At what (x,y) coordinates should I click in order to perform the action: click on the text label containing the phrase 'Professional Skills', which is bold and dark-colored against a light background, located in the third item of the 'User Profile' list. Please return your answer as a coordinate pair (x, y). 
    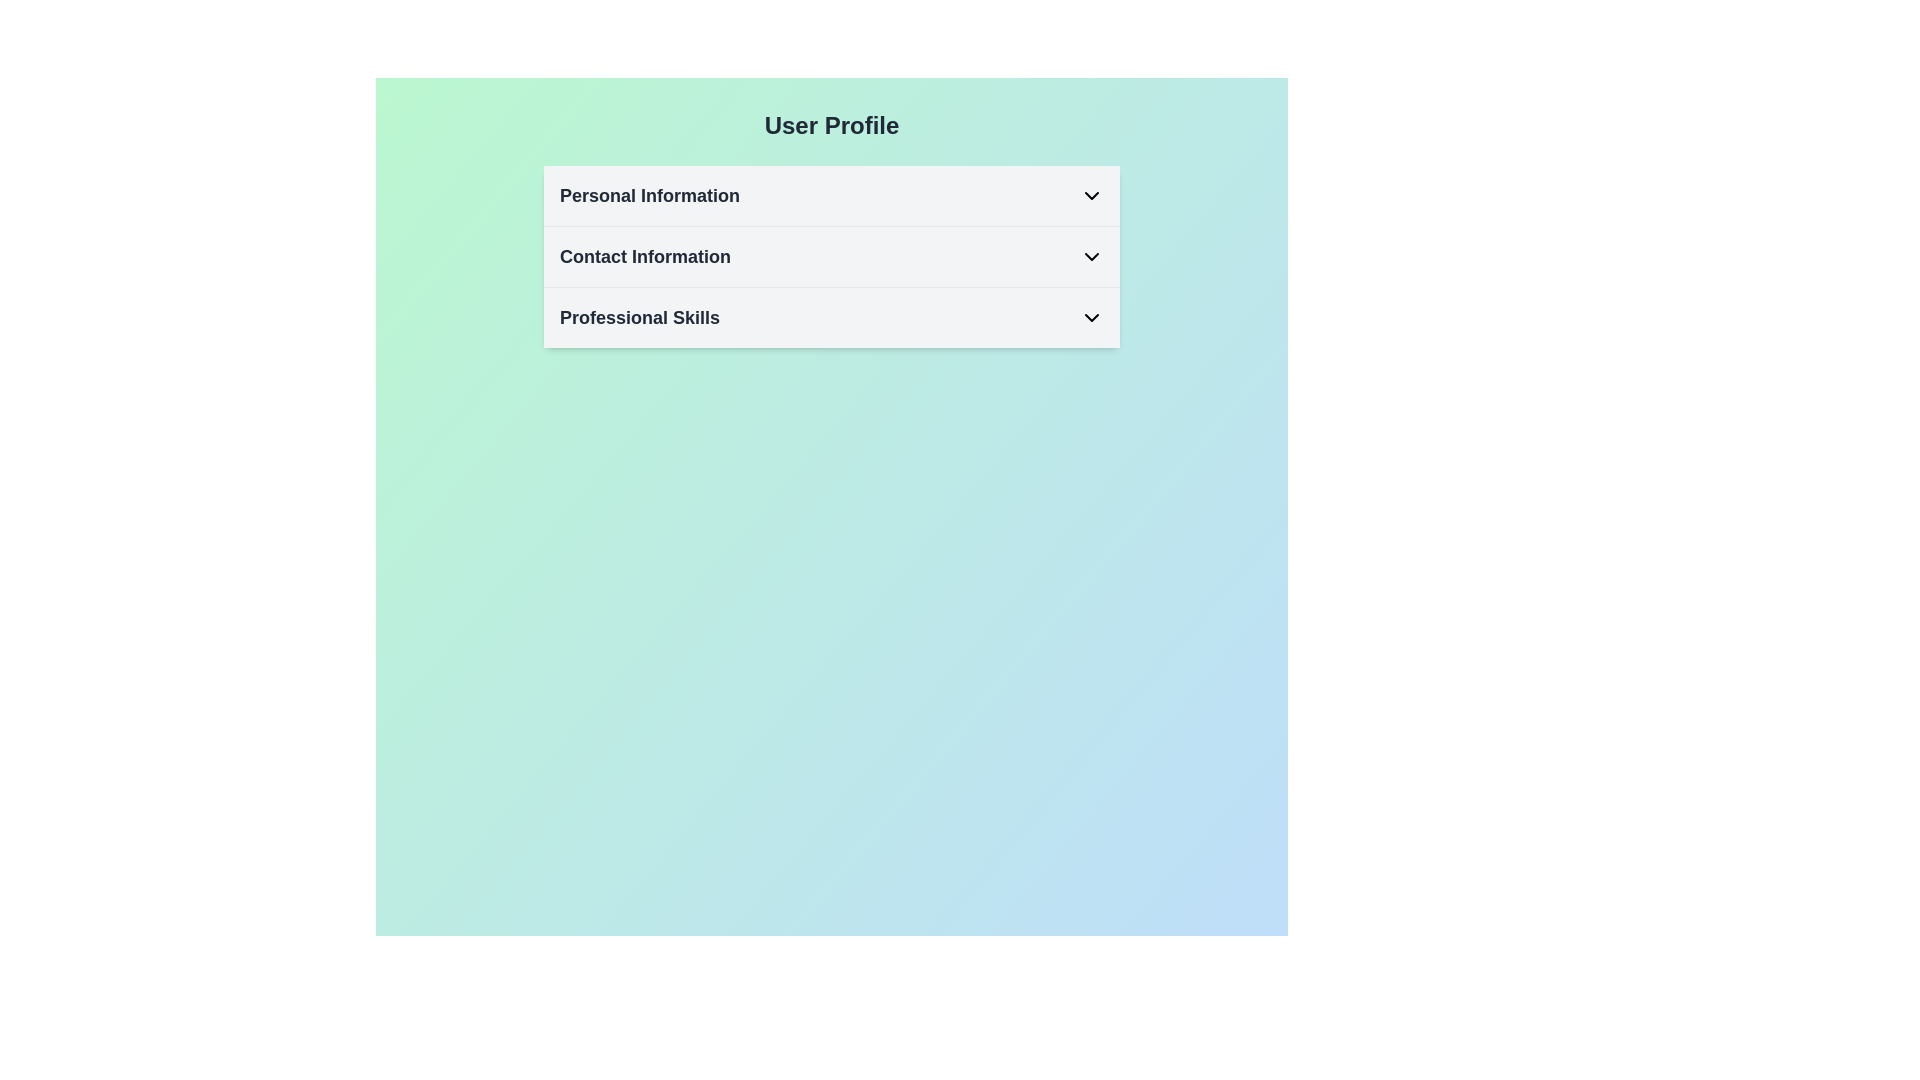
    Looking at the image, I should click on (640, 316).